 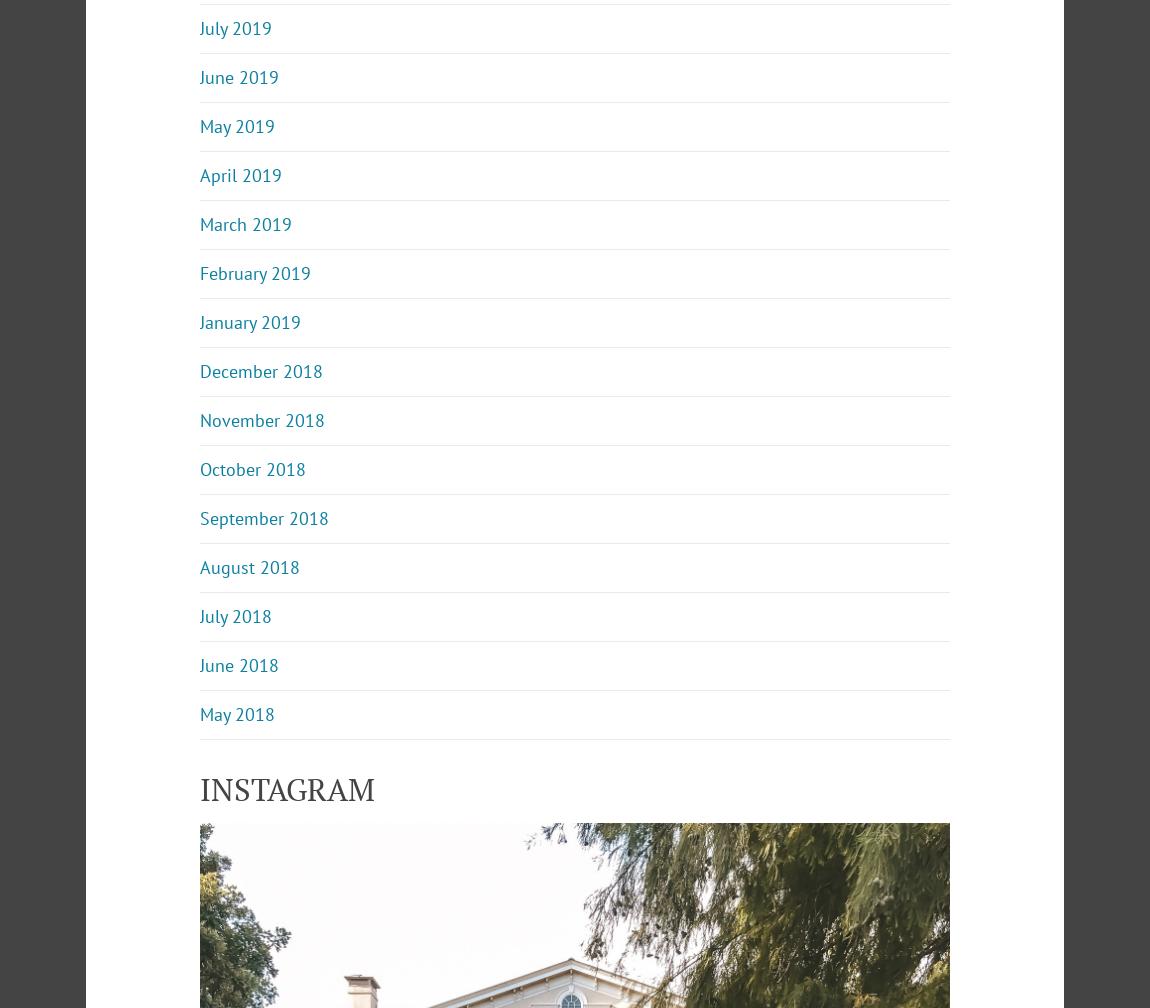 I want to click on 'November 2018', so click(x=261, y=419).